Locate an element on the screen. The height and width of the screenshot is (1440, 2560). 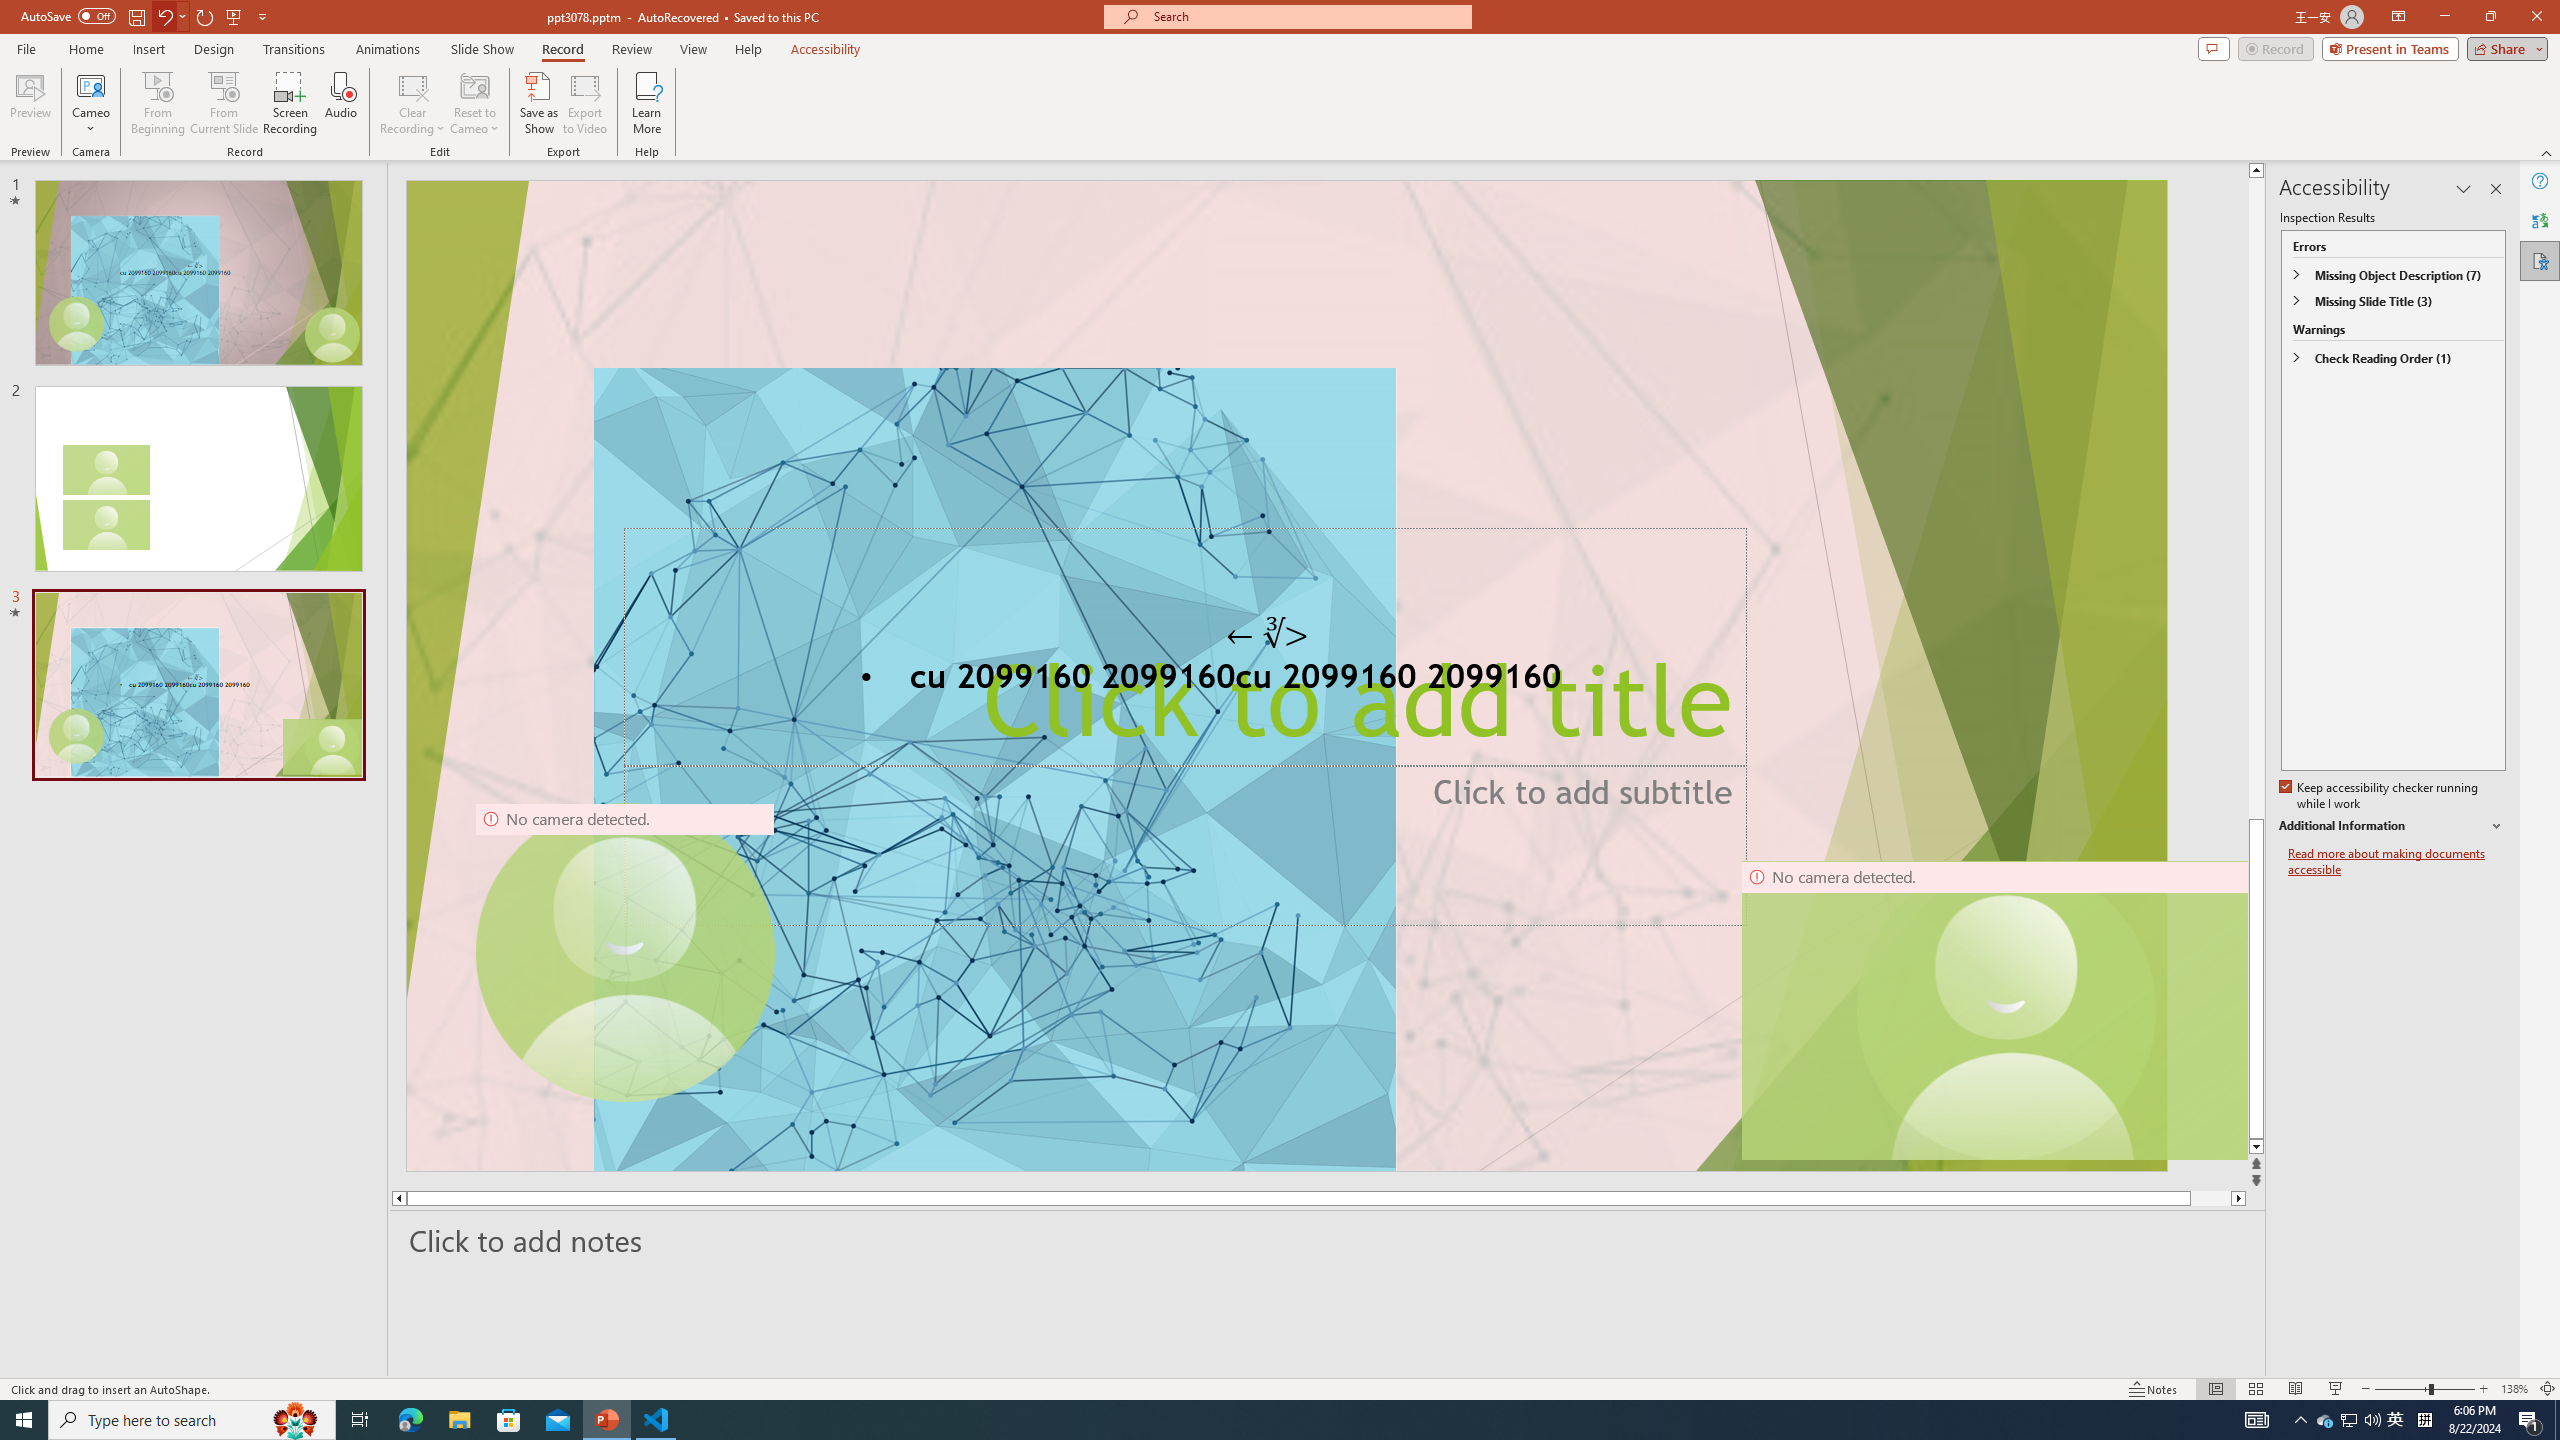
'Export to Video' is located at coordinates (583, 103).